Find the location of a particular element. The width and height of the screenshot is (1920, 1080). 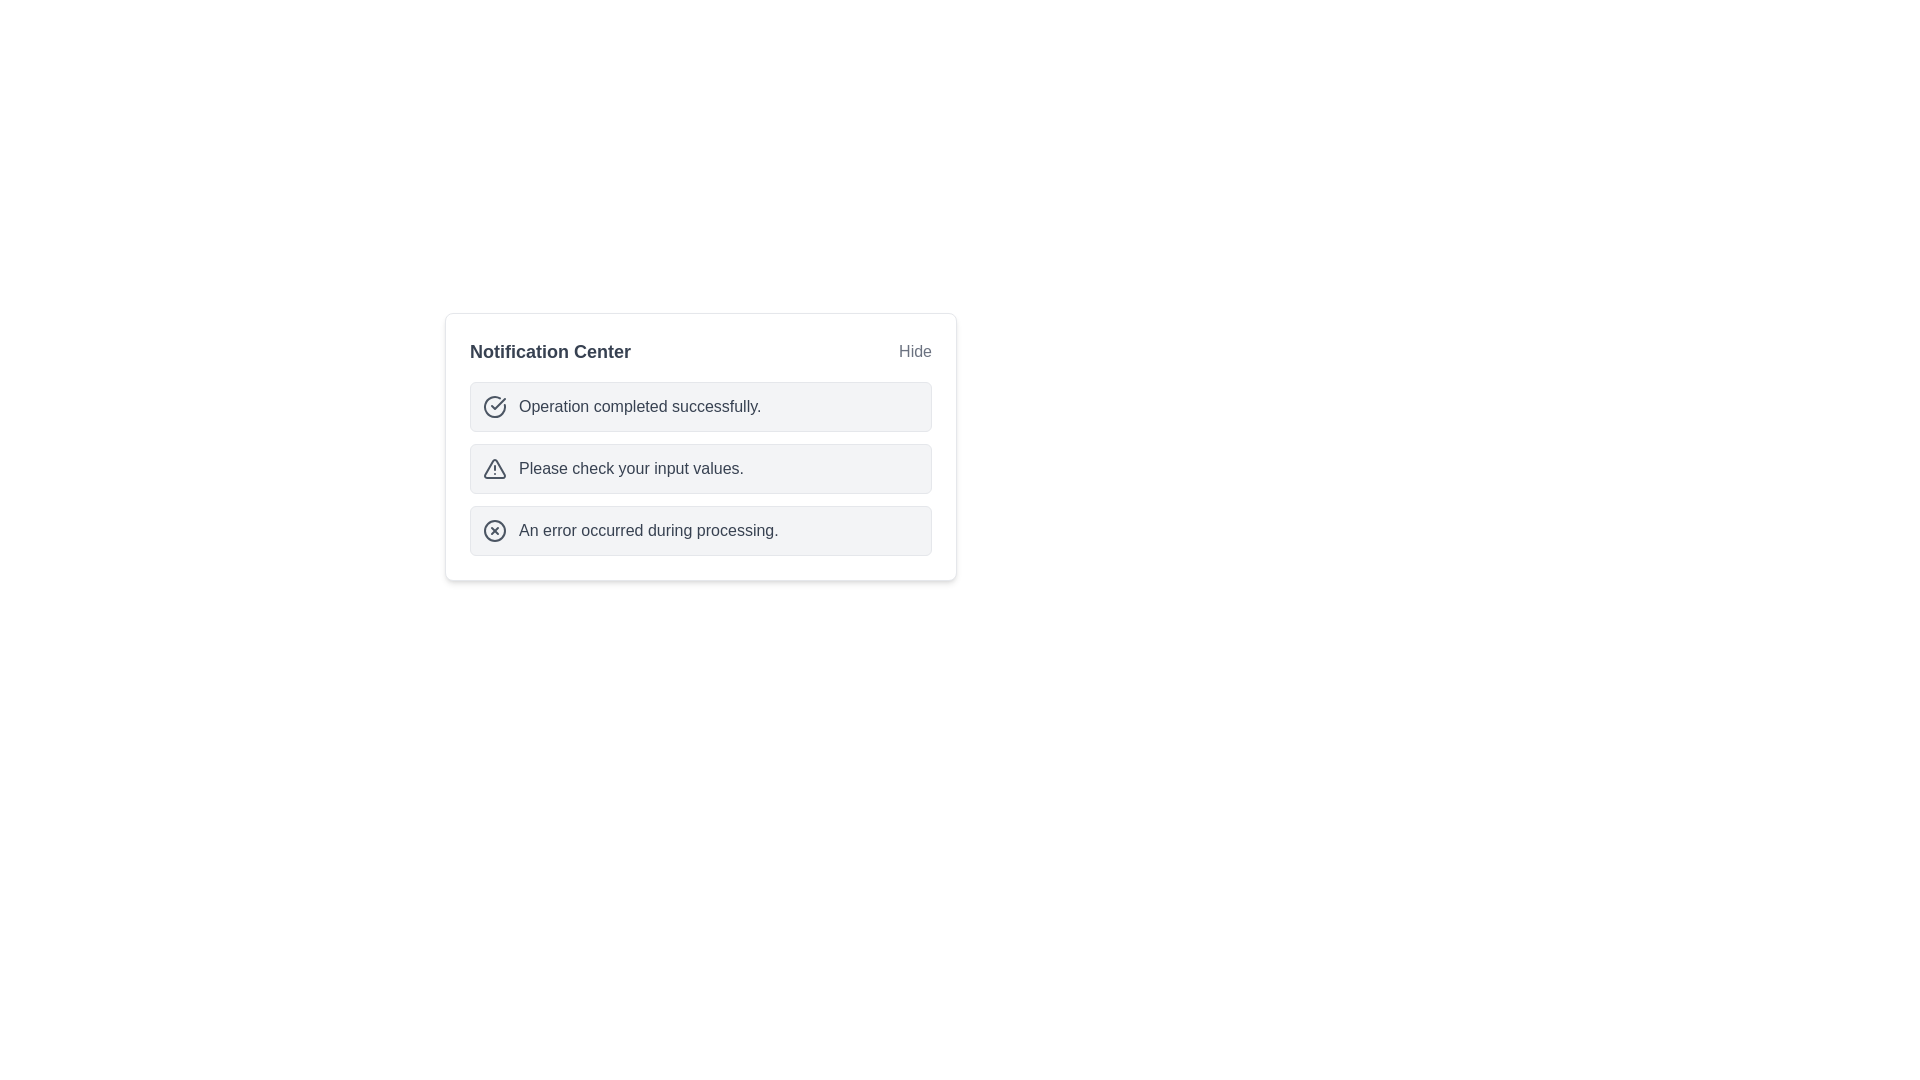

the 'Notification Center' heading, which is a prominently displayed text in bold font at the top-left corner of the notification panel, to visually interact with it is located at coordinates (550, 350).